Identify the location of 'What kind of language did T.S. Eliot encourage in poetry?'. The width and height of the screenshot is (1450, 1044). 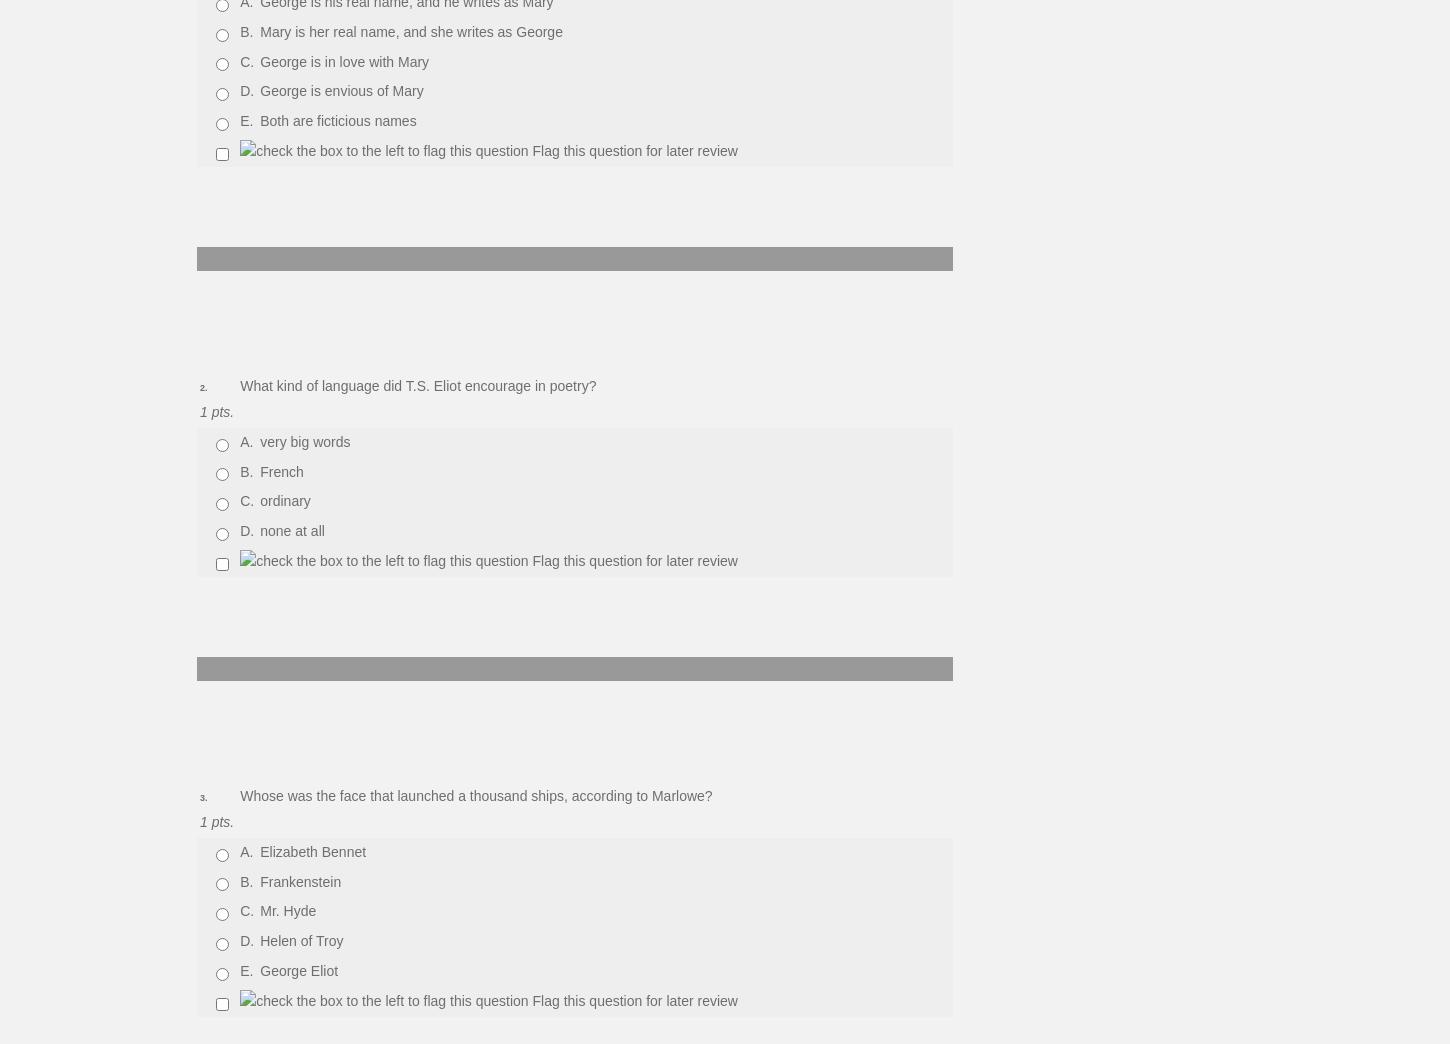
(417, 385).